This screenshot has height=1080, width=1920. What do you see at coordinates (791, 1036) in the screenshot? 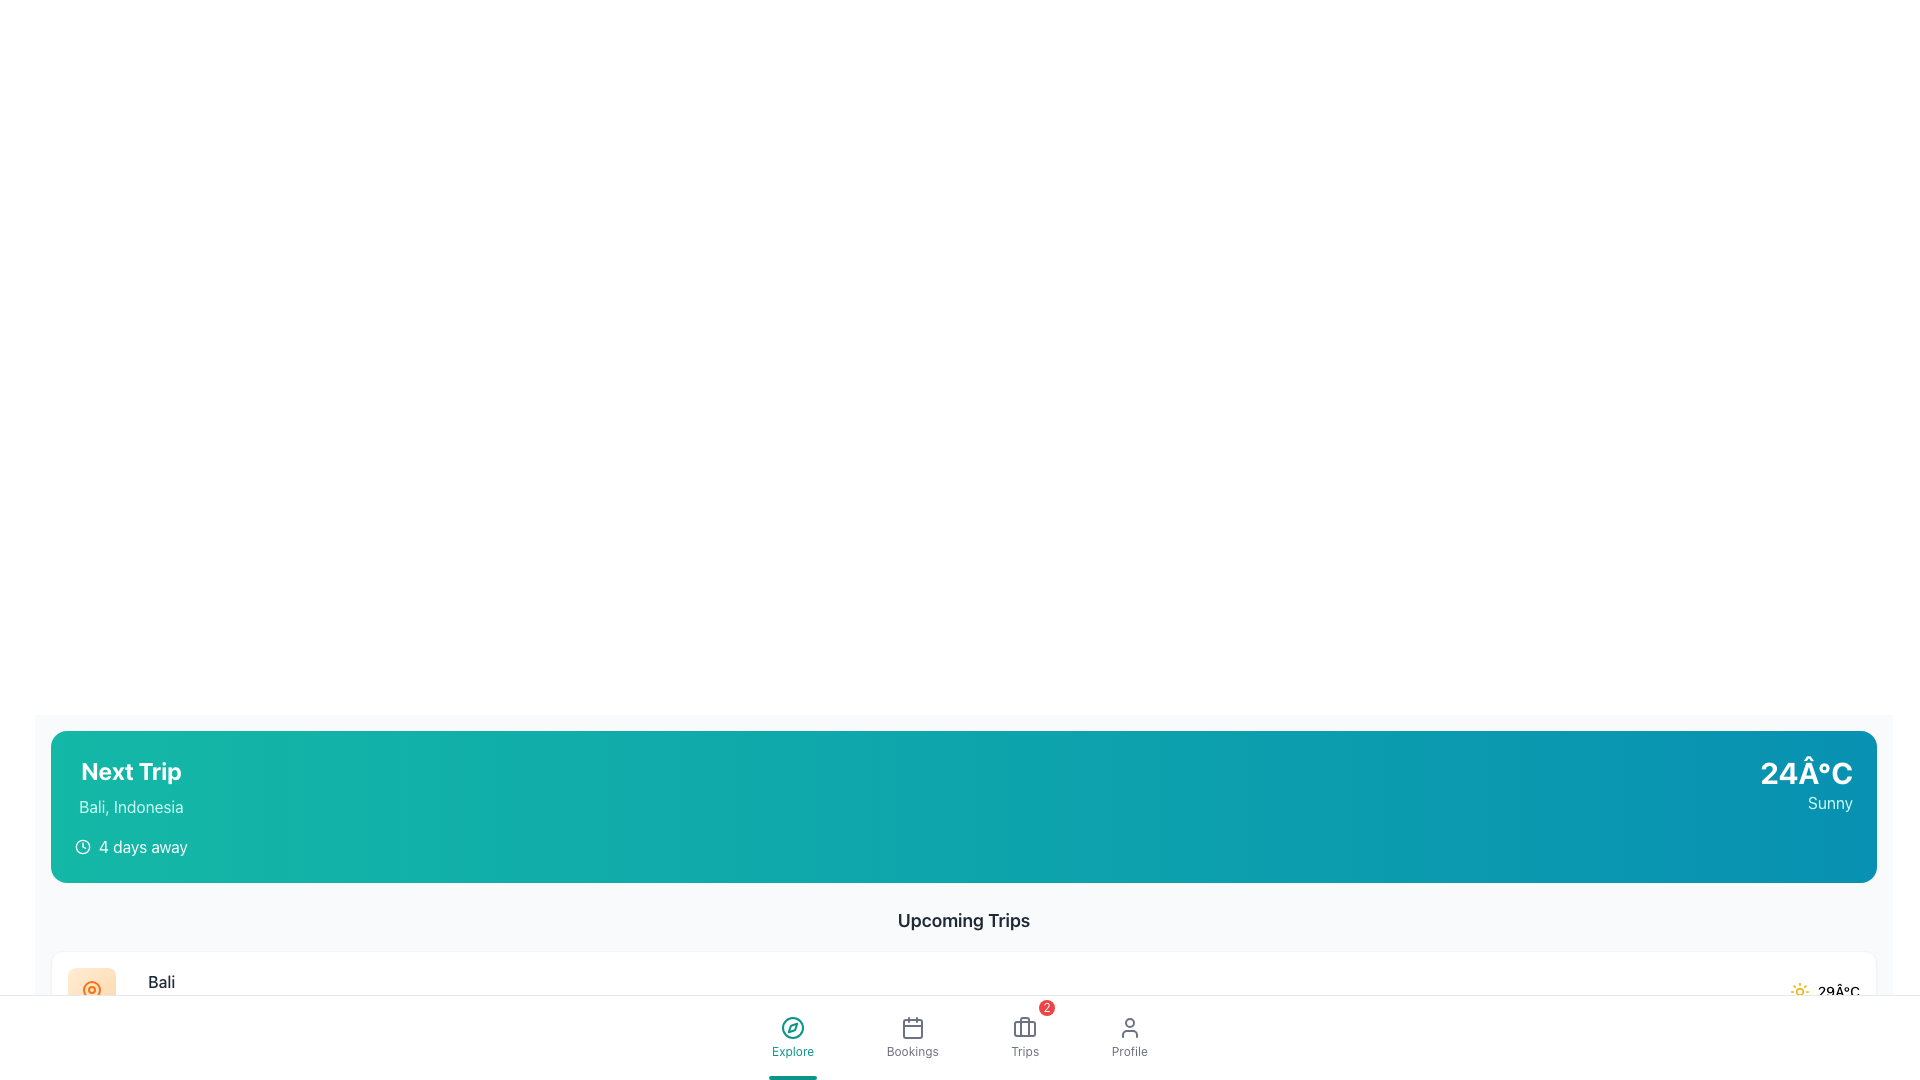
I see `the Interactive Navigation Button located in the bottom navigation bar` at bounding box center [791, 1036].